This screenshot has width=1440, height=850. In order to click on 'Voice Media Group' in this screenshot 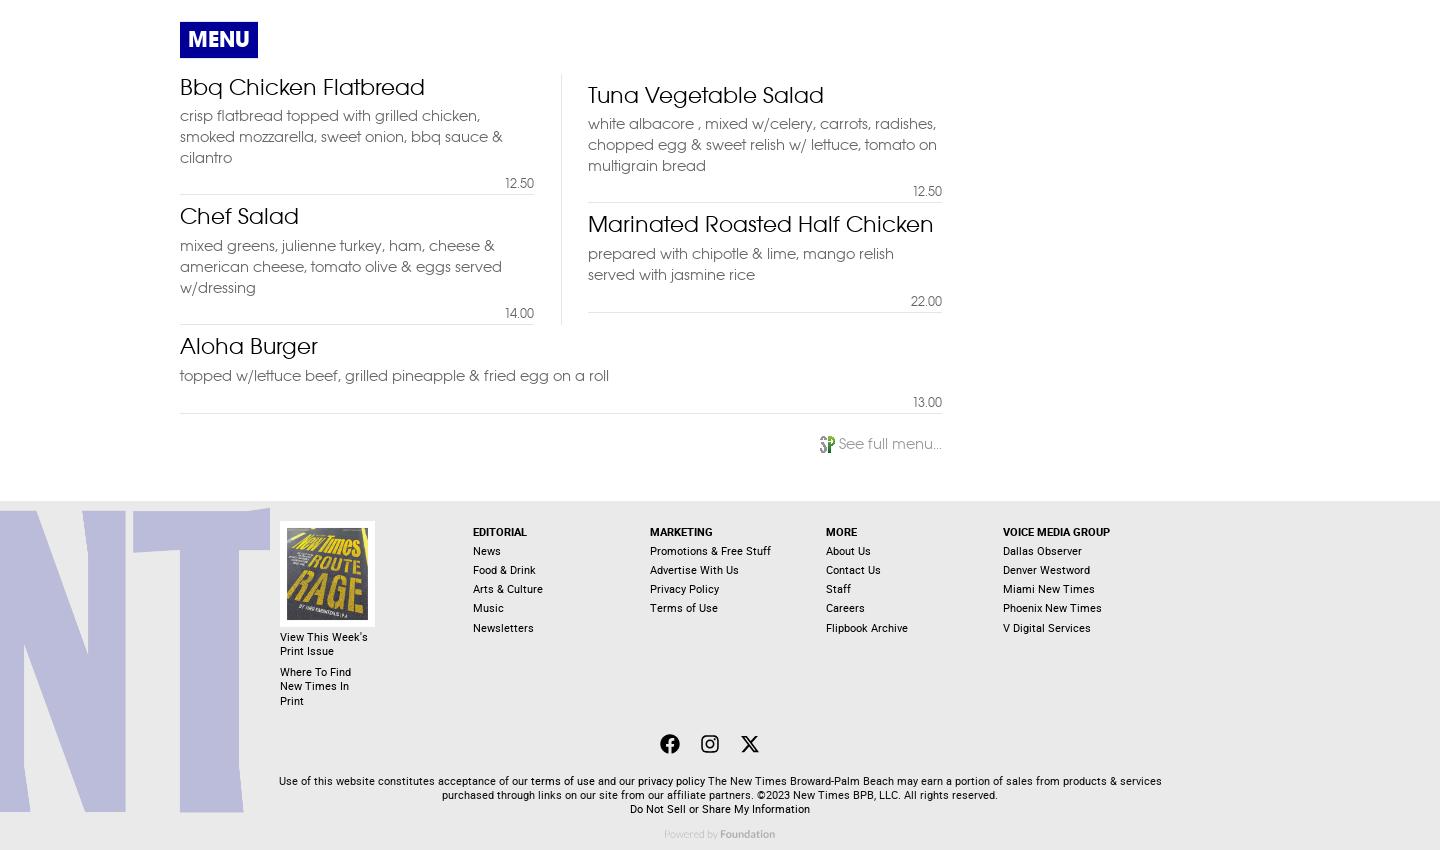, I will do `click(1056, 530)`.